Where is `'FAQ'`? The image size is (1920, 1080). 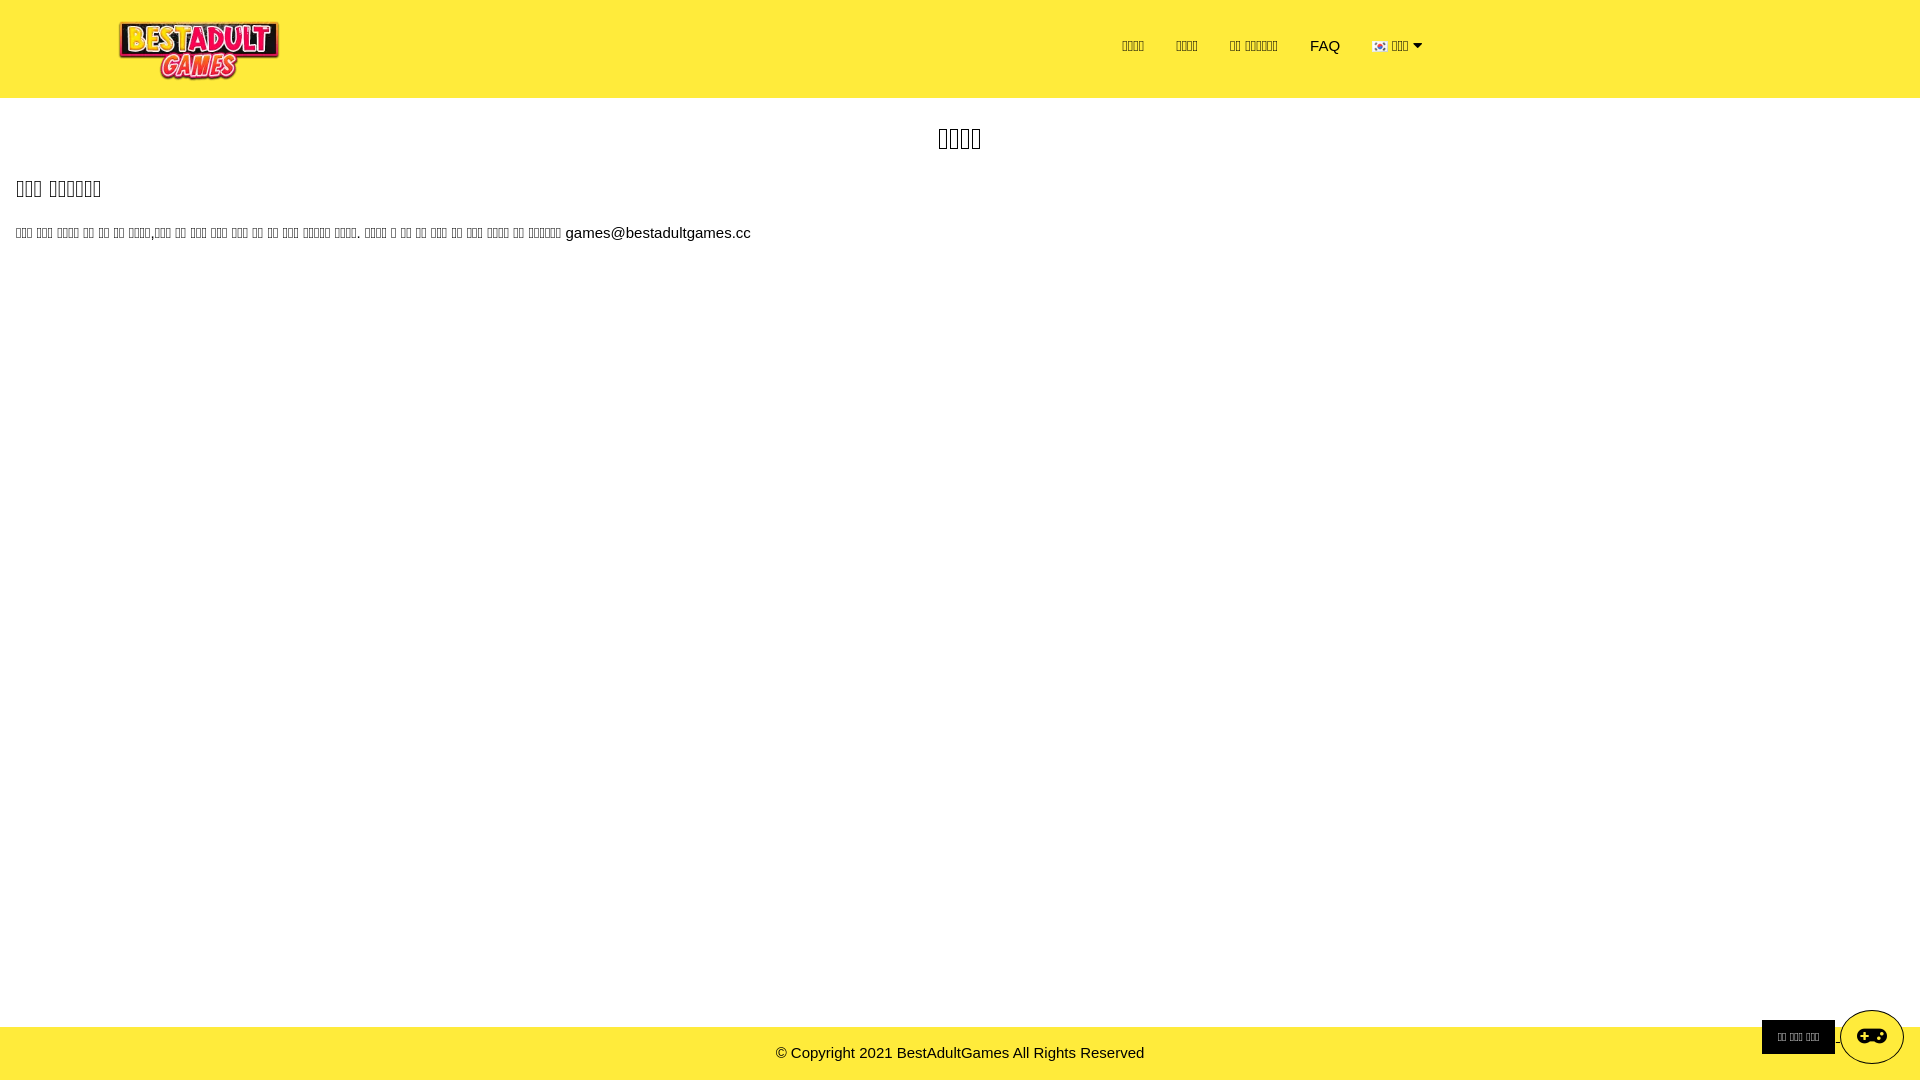
'FAQ' is located at coordinates (1324, 45).